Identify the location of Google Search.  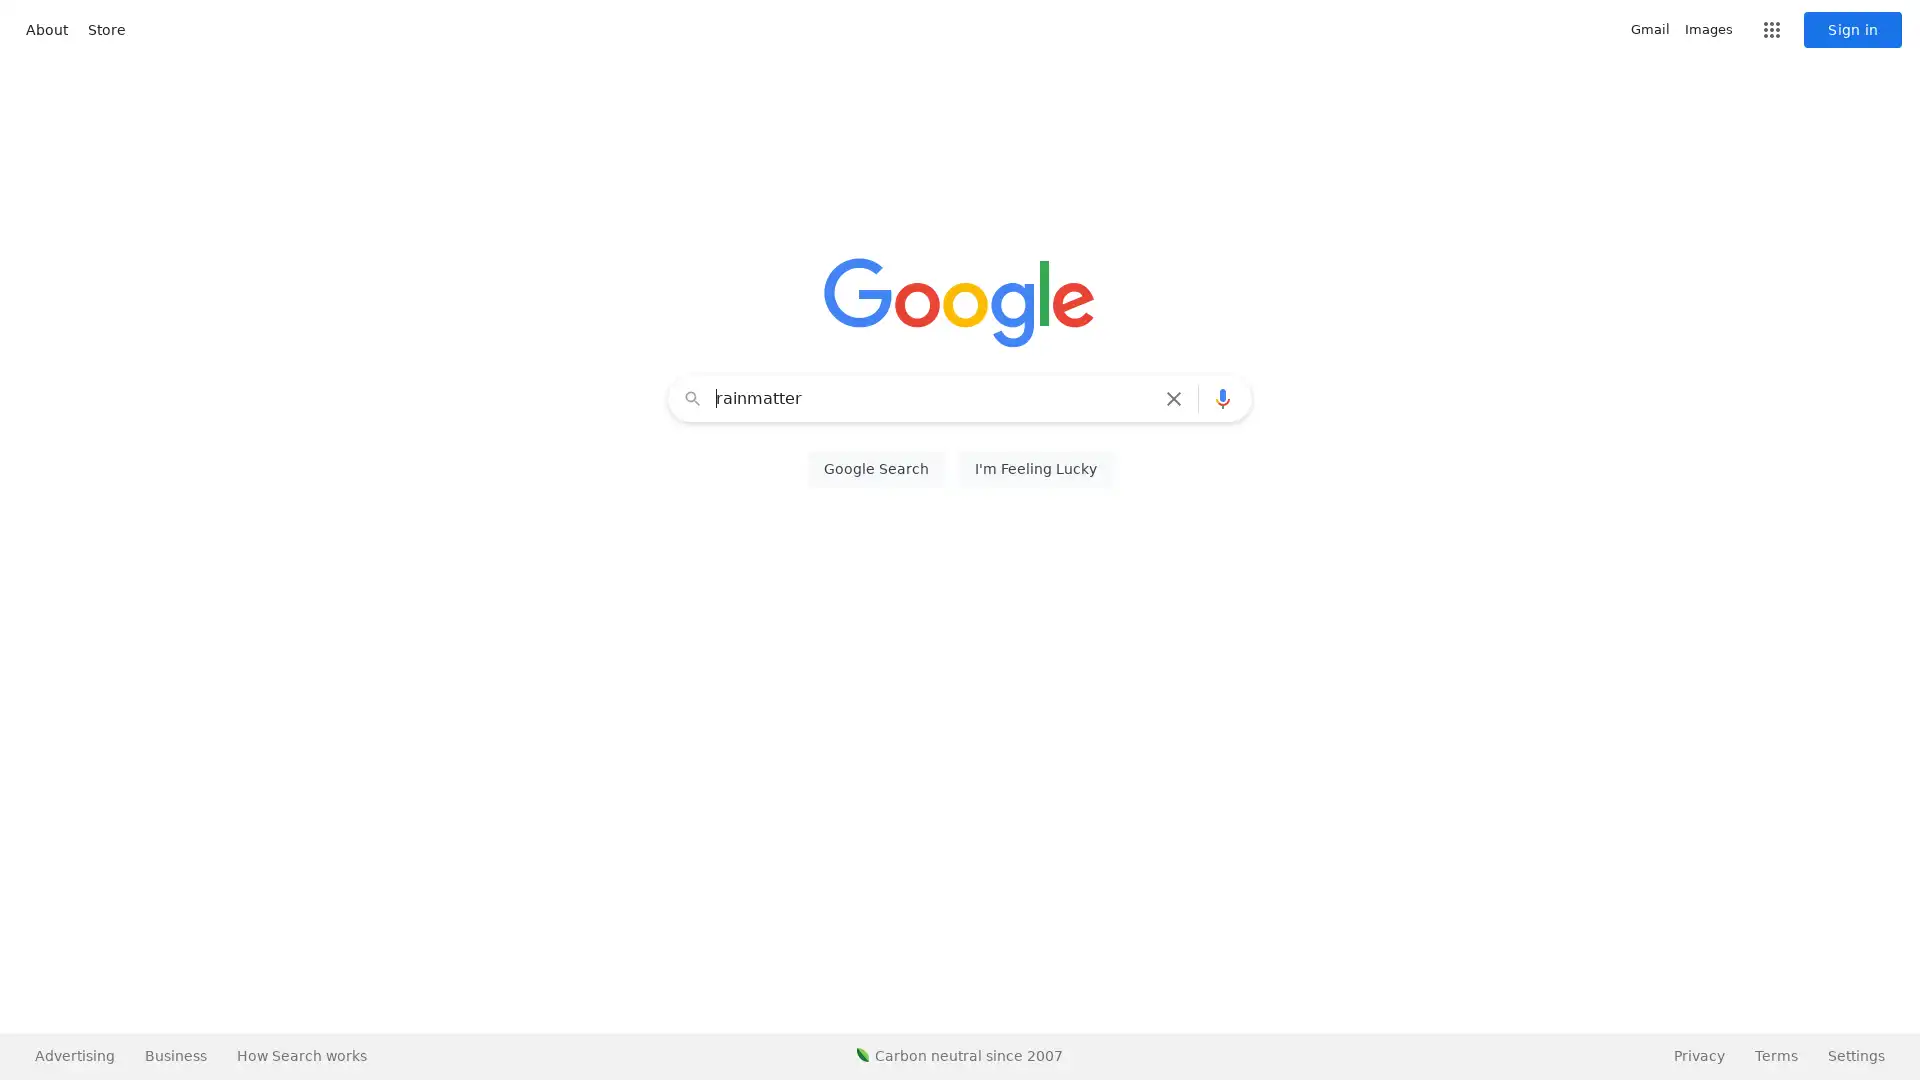
(875, 469).